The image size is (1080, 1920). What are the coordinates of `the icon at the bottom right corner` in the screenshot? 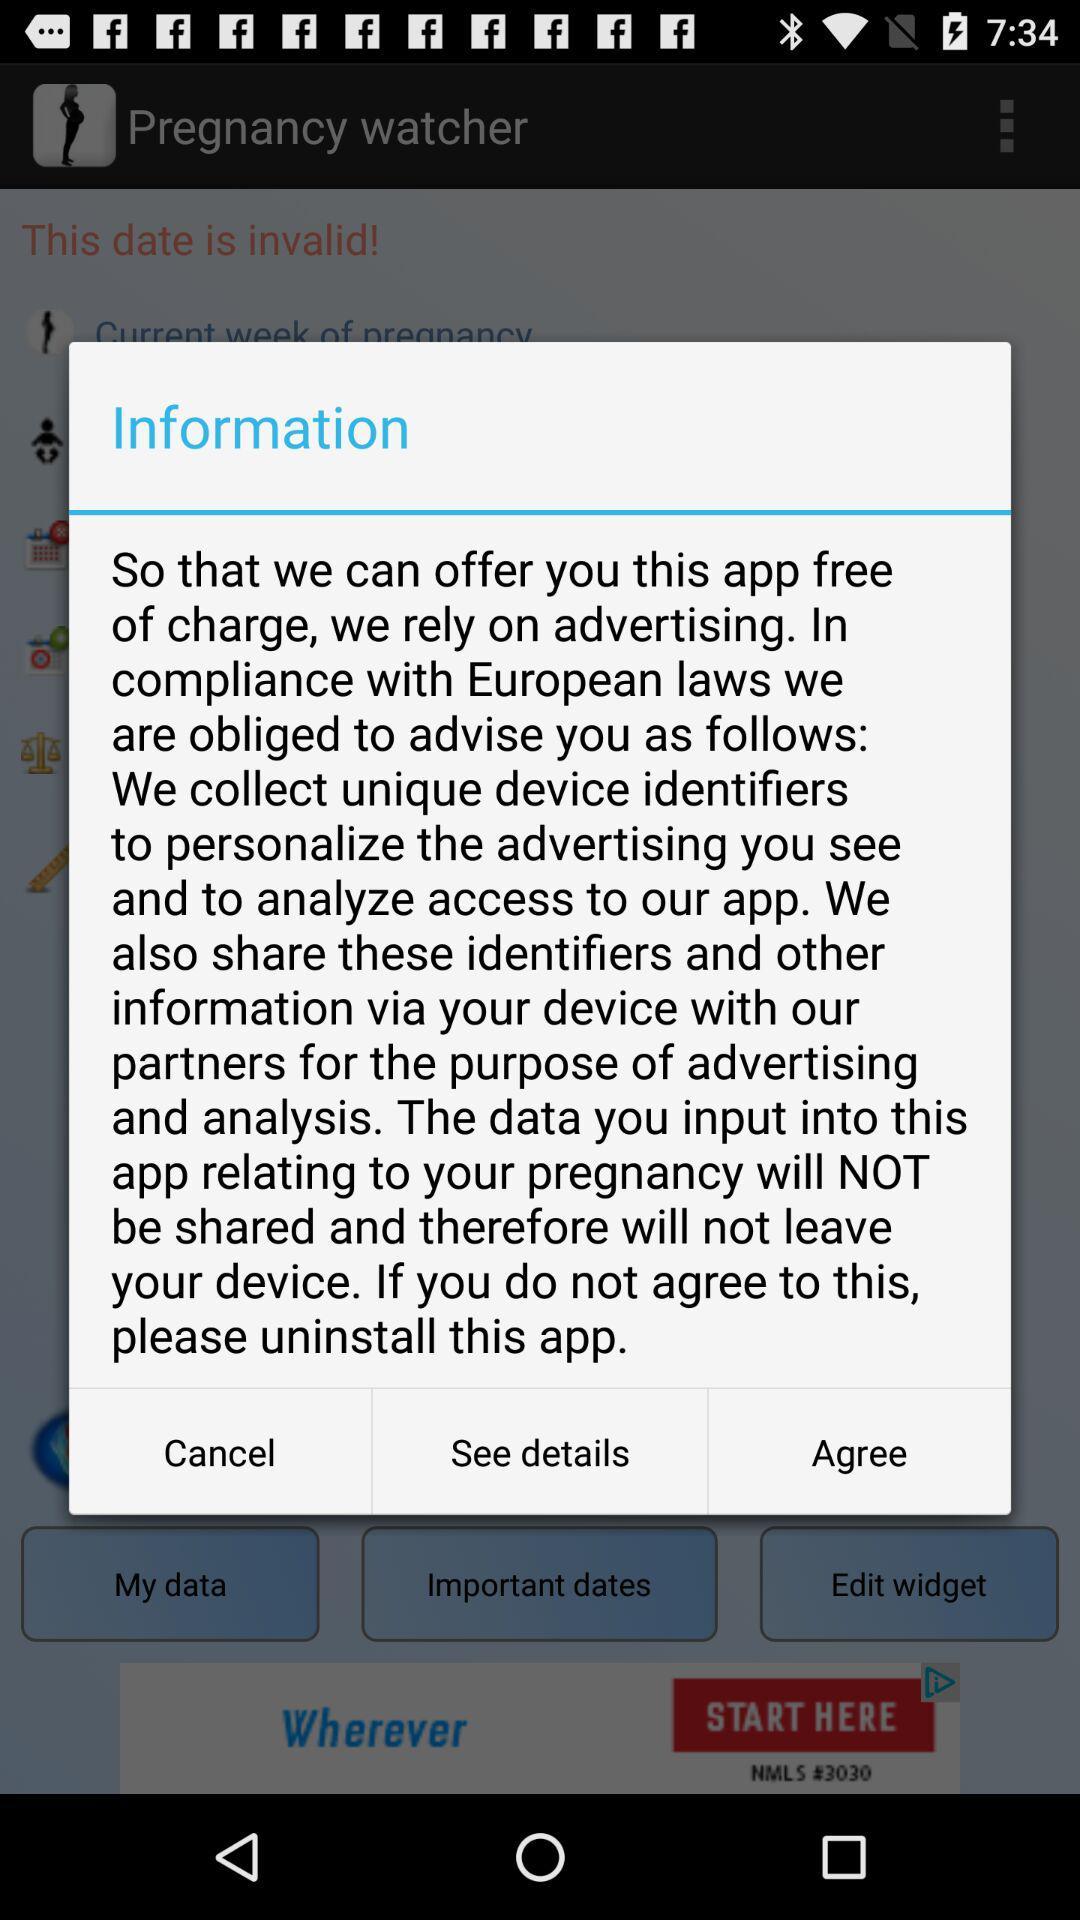 It's located at (858, 1451).